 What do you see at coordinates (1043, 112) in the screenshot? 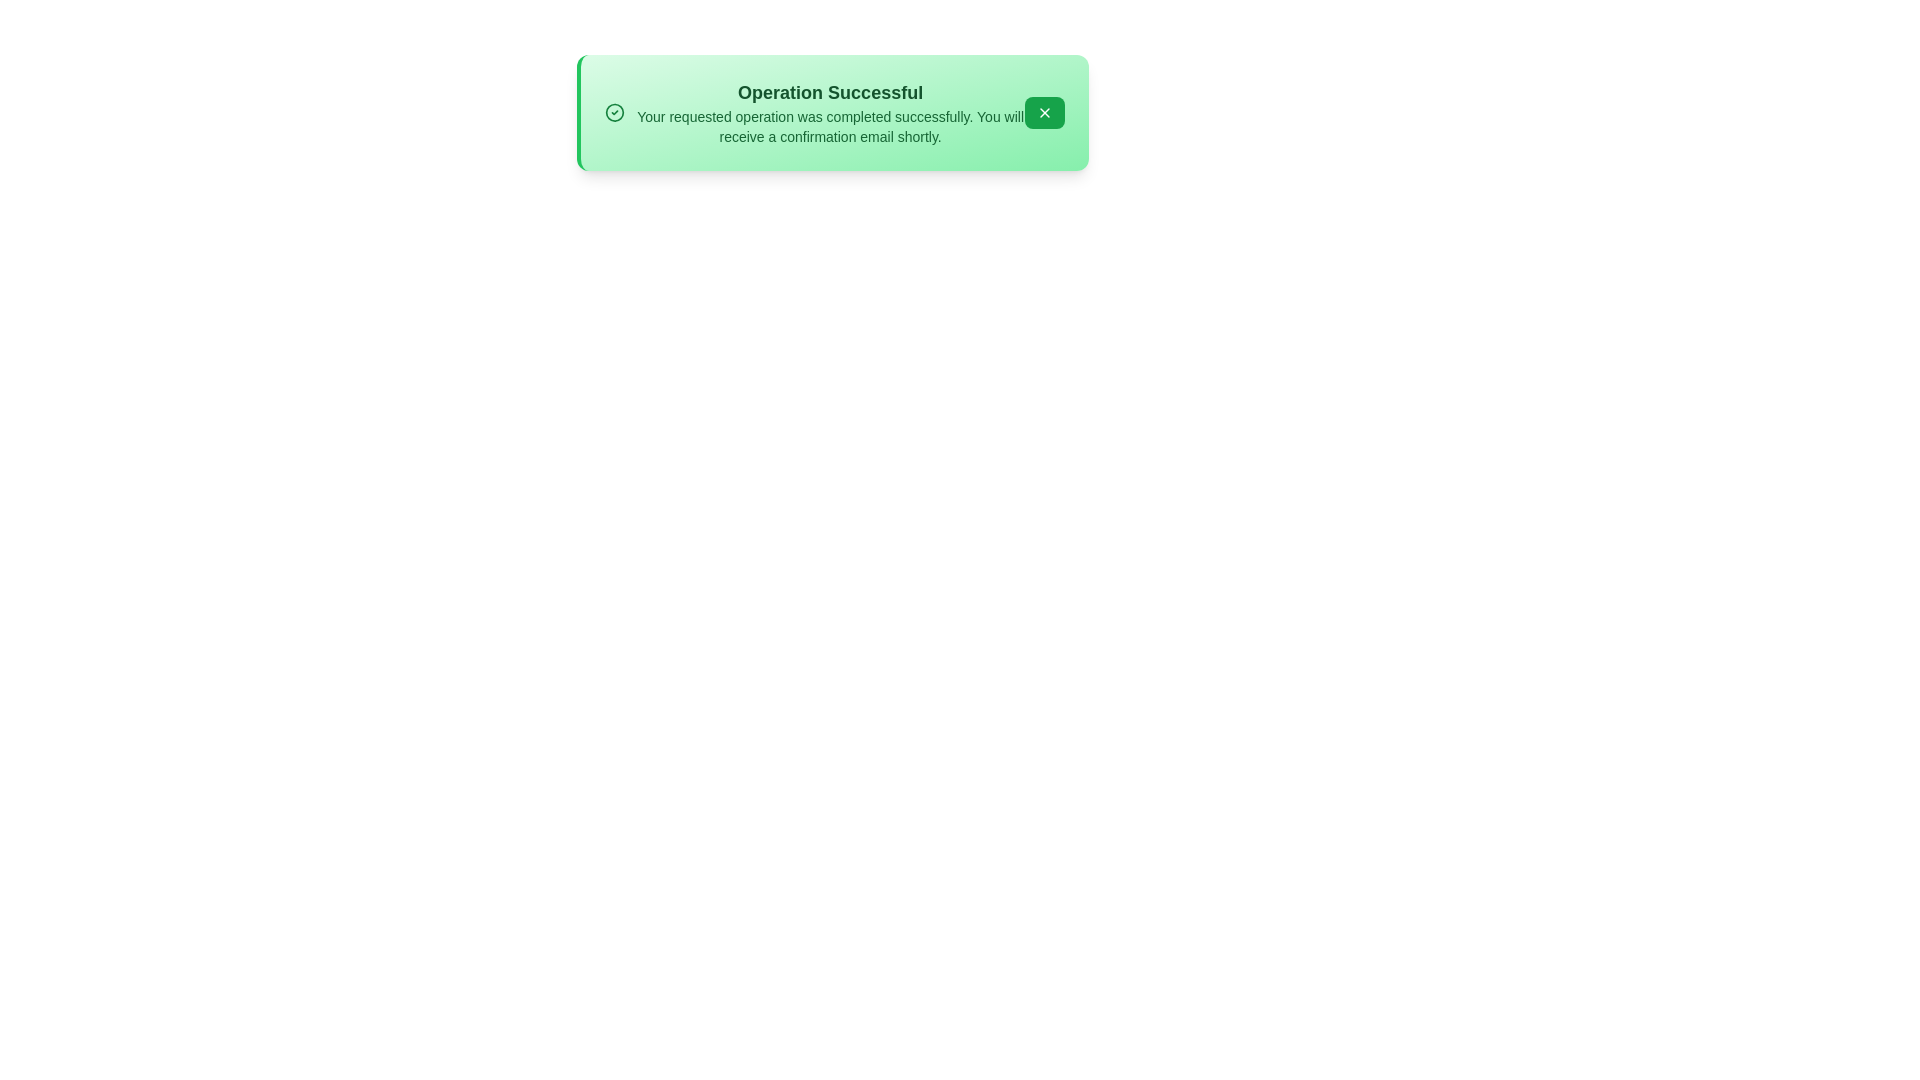
I see `the close button to dismiss the alert` at bounding box center [1043, 112].